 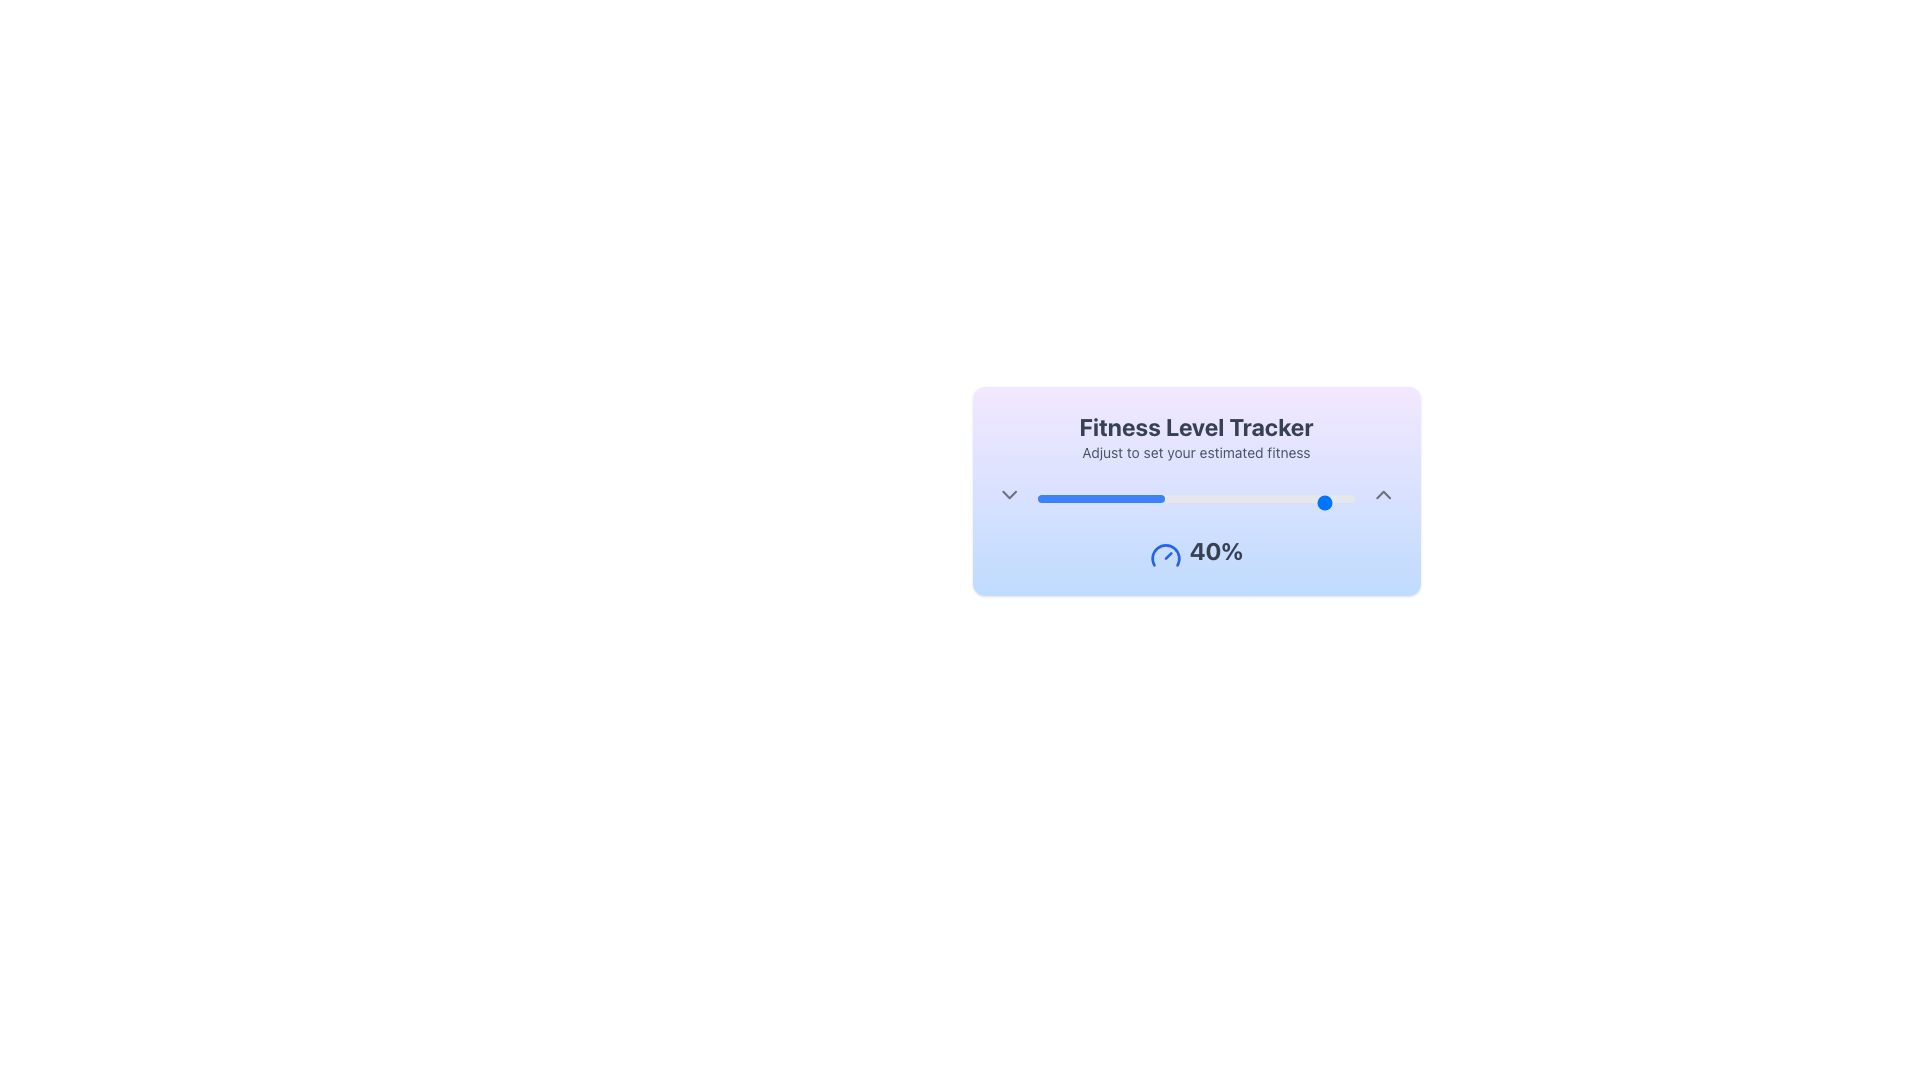 I want to click on the slider value, so click(x=1323, y=494).